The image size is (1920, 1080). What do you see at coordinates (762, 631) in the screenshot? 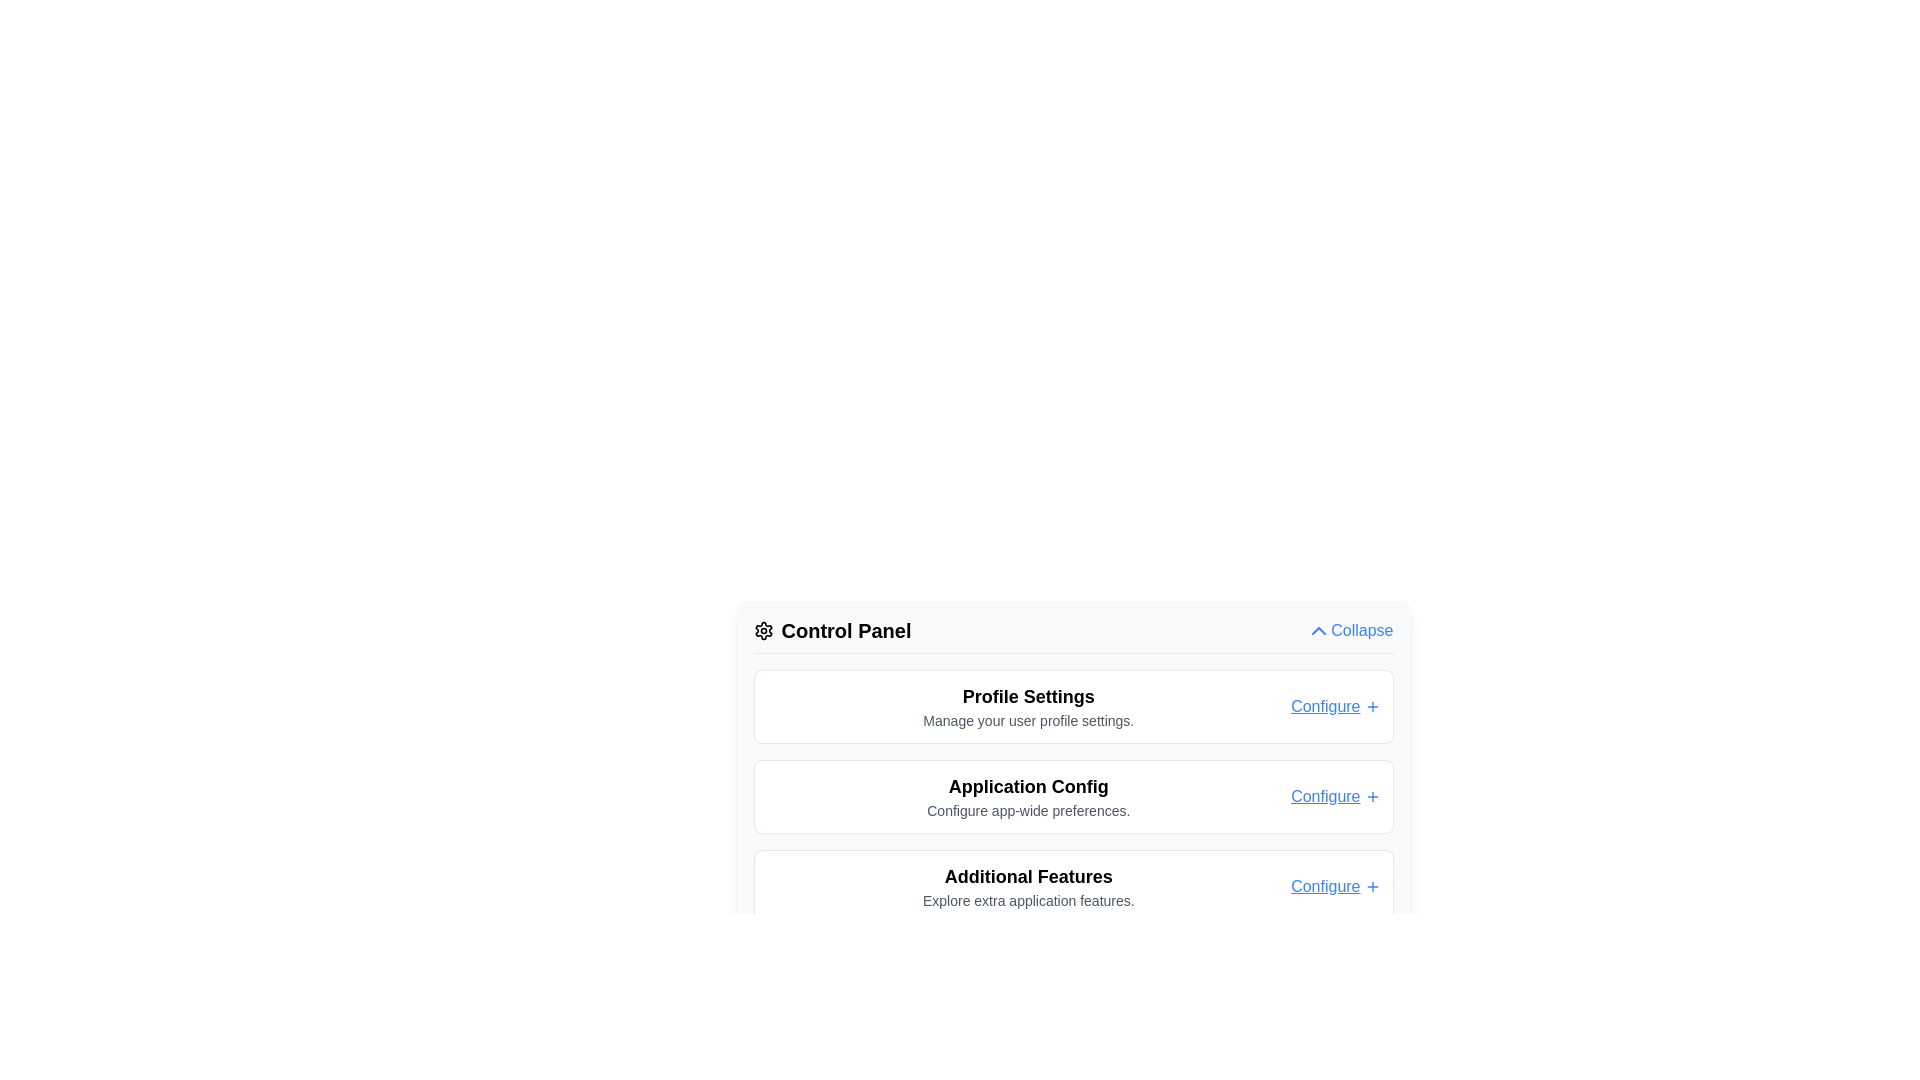
I see `the gear-shaped icon located to the left of the 'Control Panel' text, which is styled as an outlined symbol with a circular center` at bounding box center [762, 631].